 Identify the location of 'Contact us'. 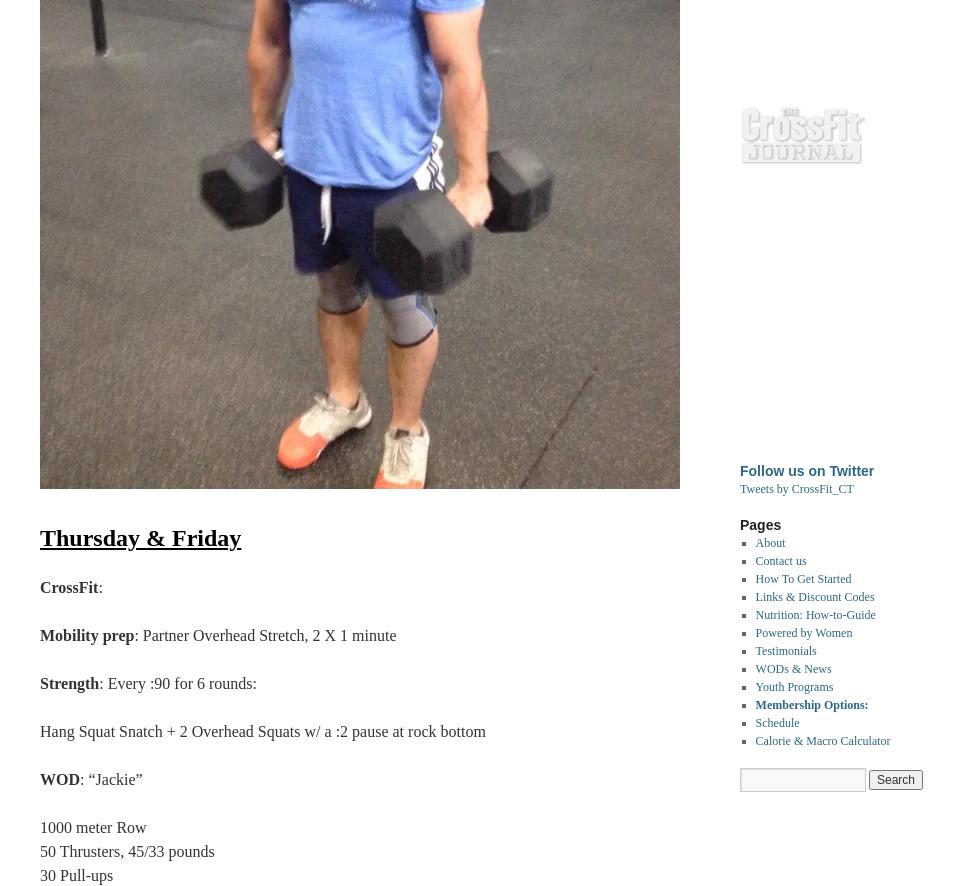
(754, 561).